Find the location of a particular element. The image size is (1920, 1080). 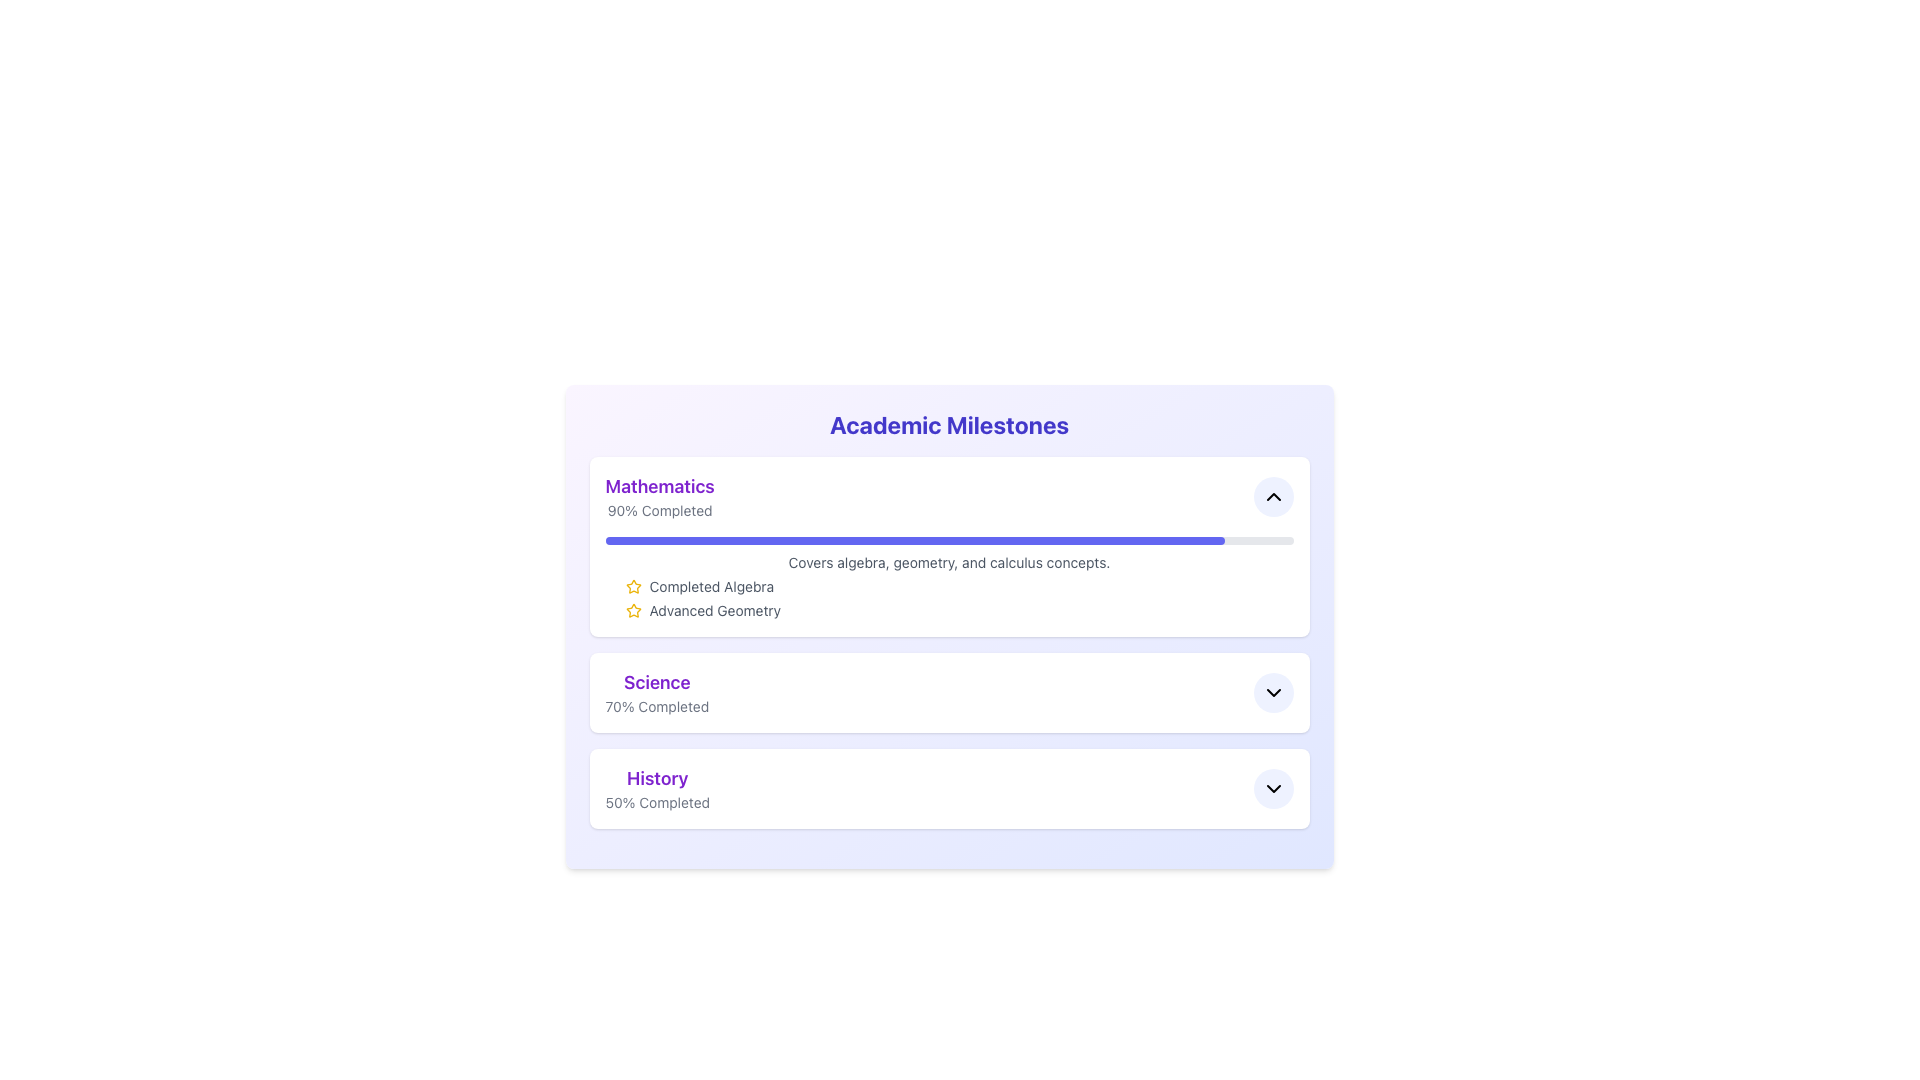

progress information displayed for the Science subject in the List Item with Progress Information and Expand/Collapse Interaction, which shows that 70% of the tasks have been completed is located at coordinates (948, 692).